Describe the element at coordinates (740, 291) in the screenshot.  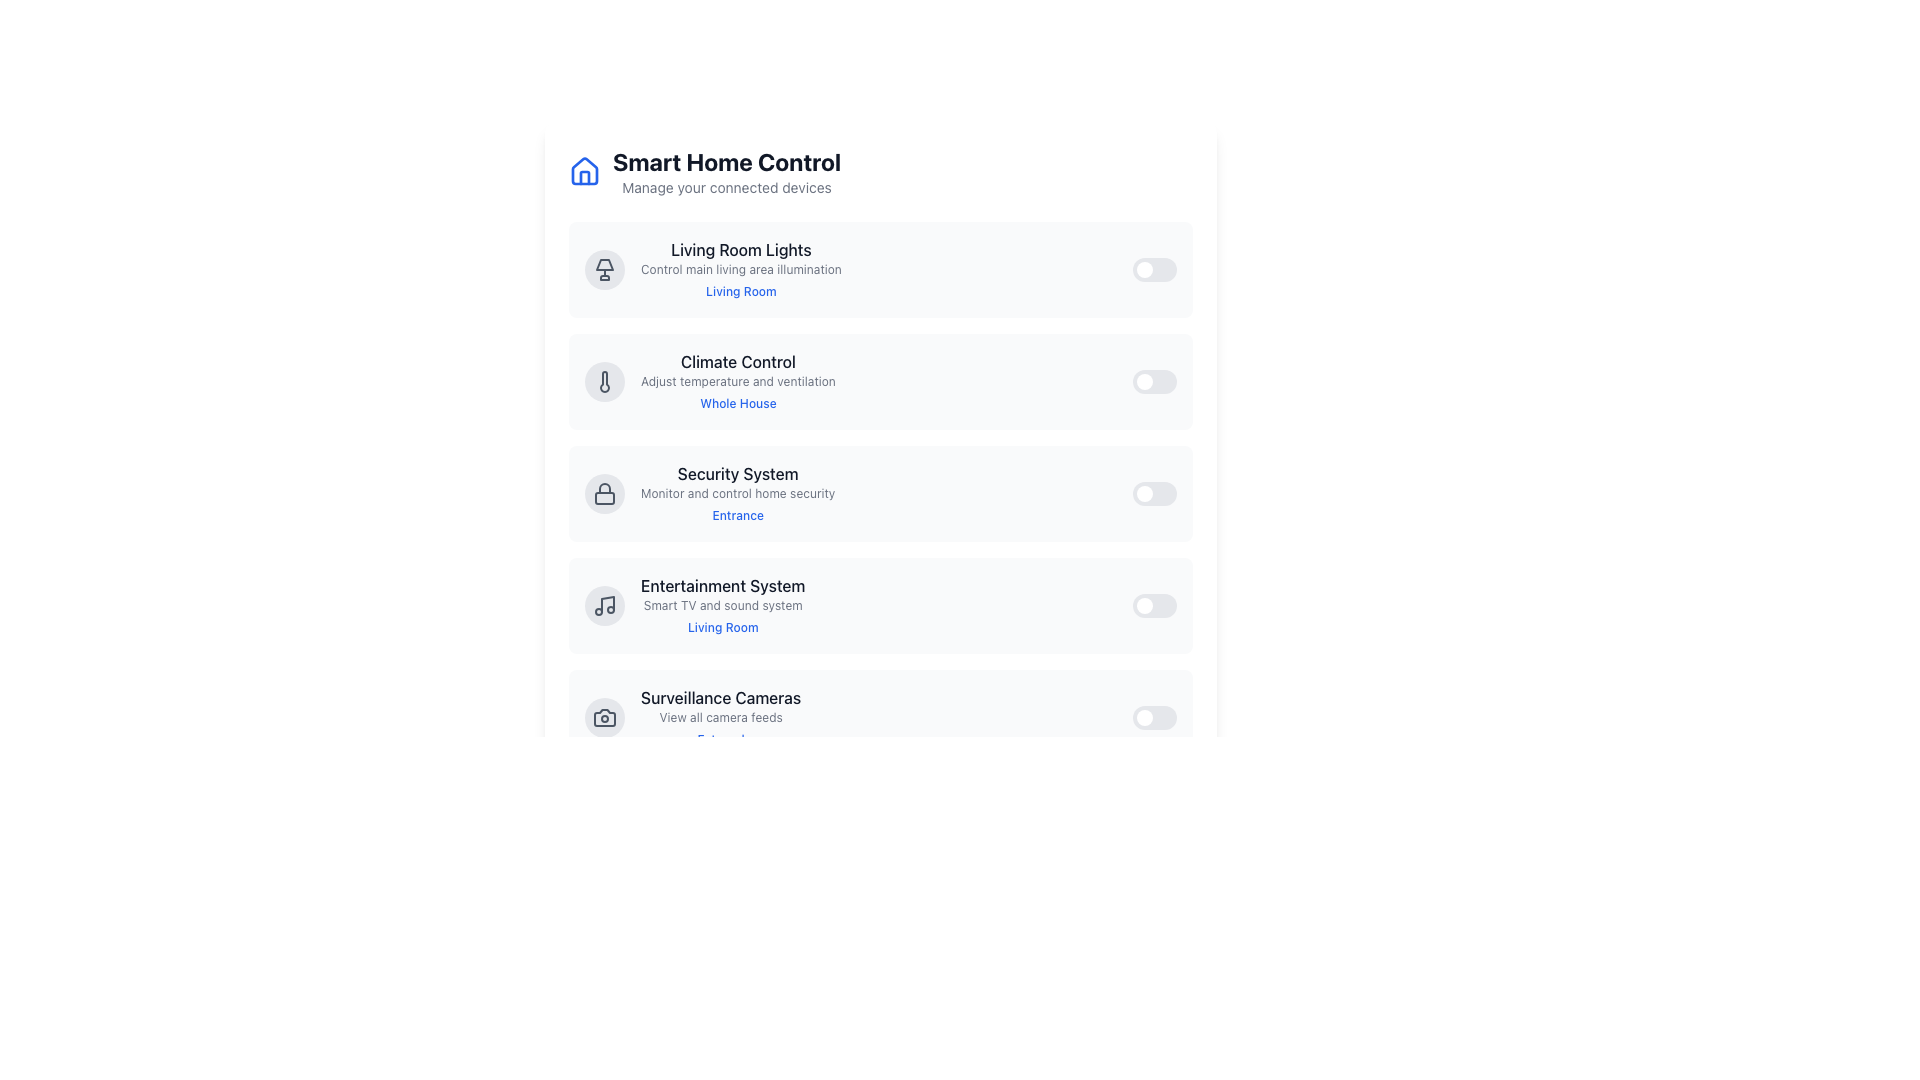
I see `the hyperlink styled text or descriptor label located below the 'Control main living area illumination' text in the 'Living Room Lights' section` at that location.